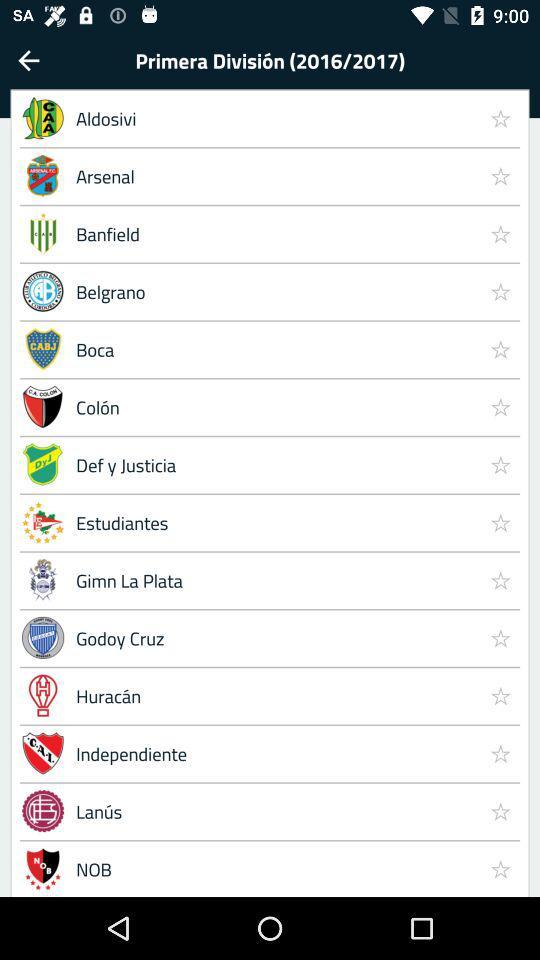 This screenshot has width=540, height=960. What do you see at coordinates (499, 580) in the screenshot?
I see `the icon next to the estudiantes icon` at bounding box center [499, 580].